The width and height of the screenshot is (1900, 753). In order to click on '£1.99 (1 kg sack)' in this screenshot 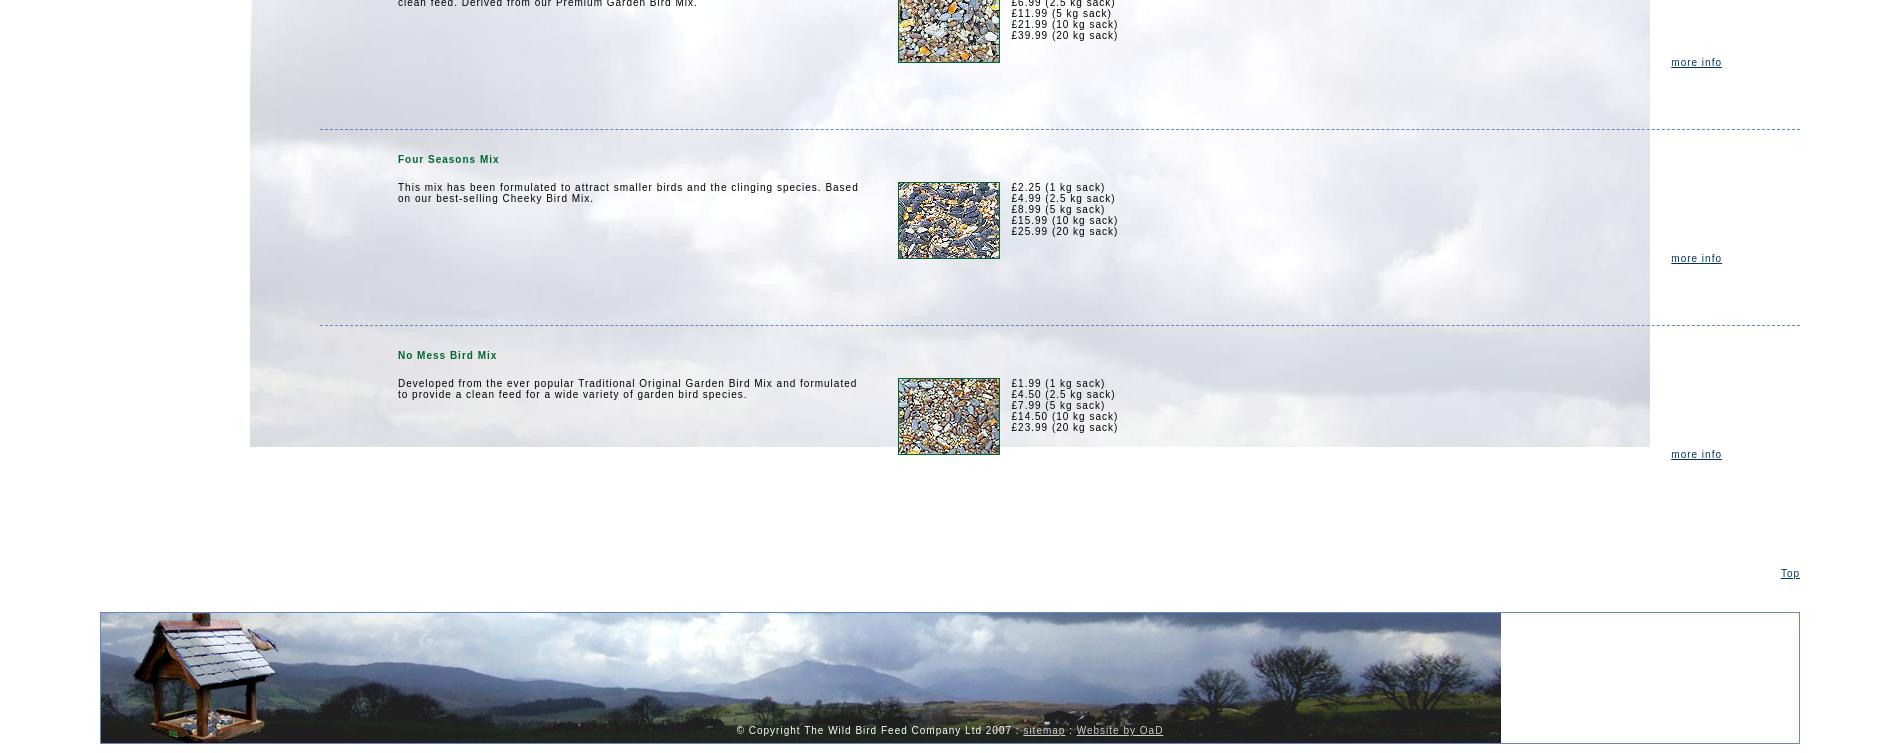, I will do `click(1057, 382)`.